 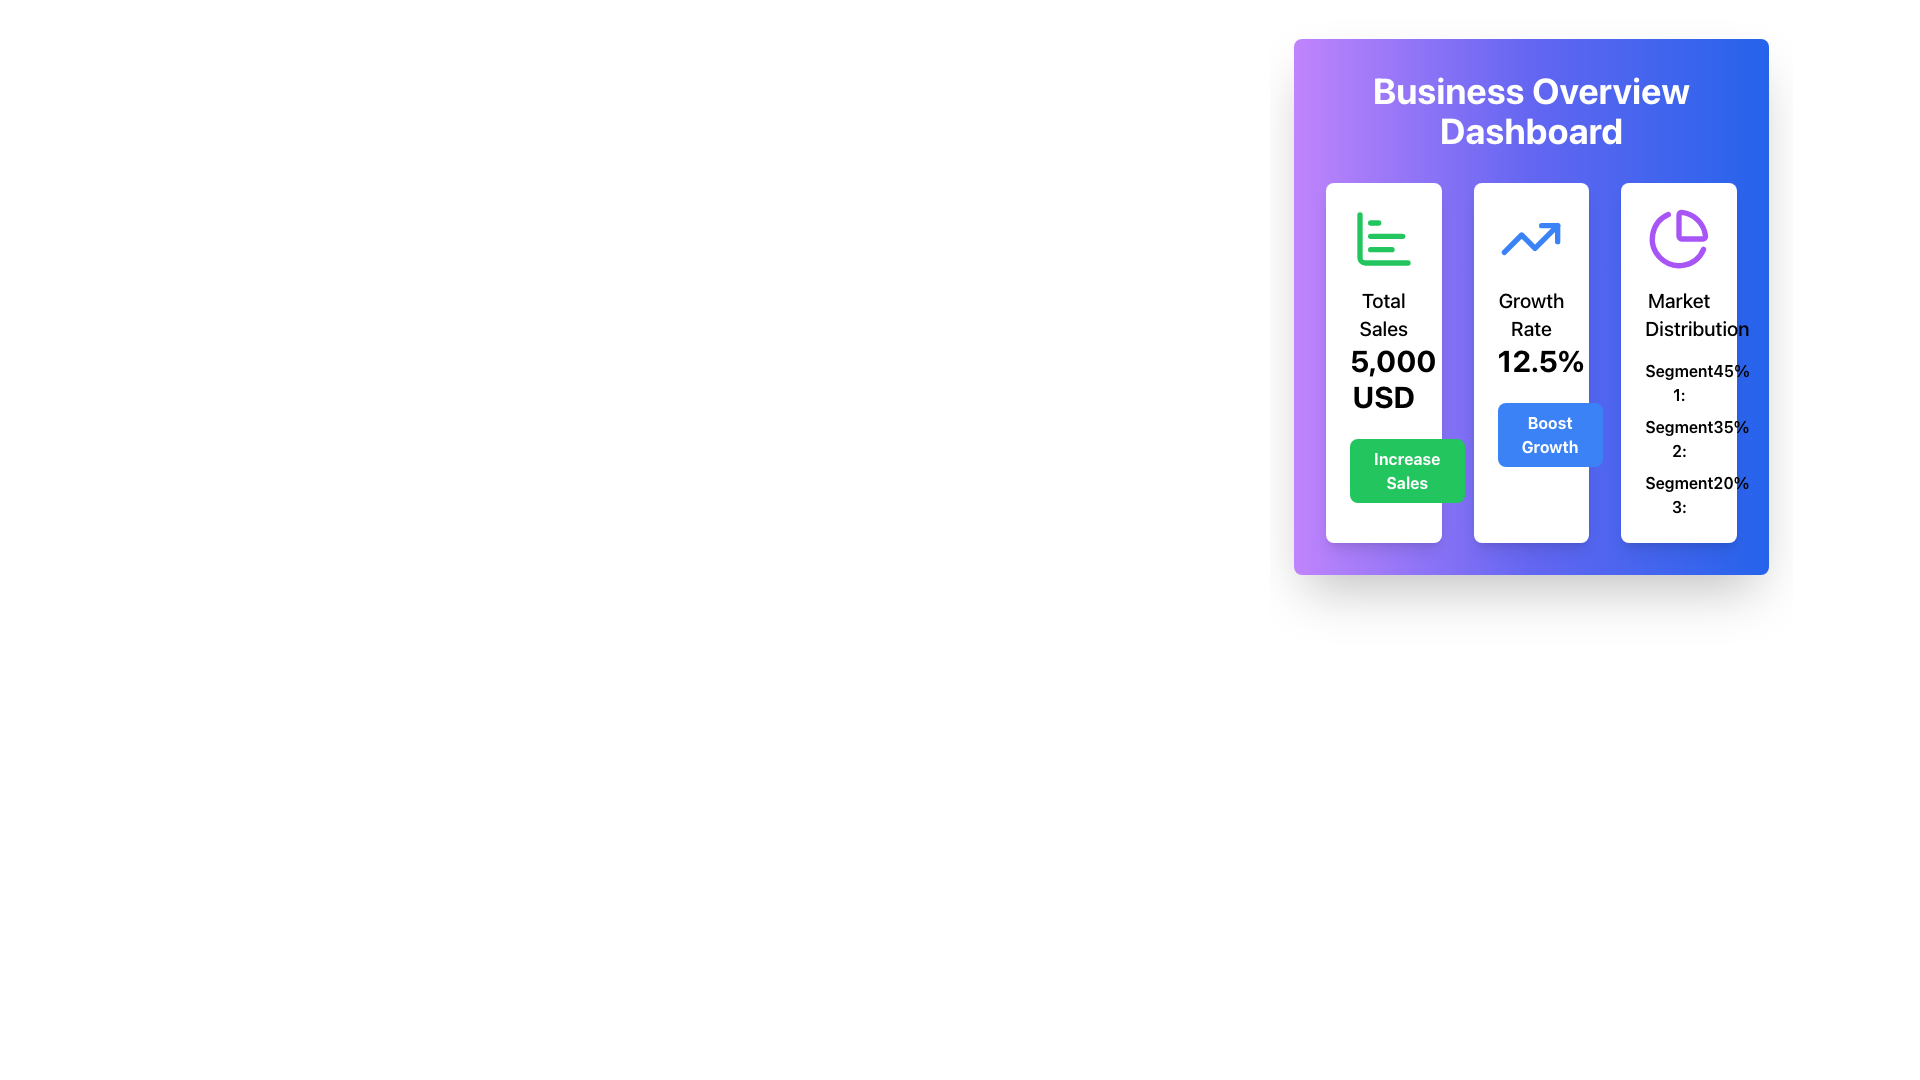 What do you see at coordinates (1382, 238) in the screenshot?
I see `the decorative icon representing total sales, located at the upper center of the 'Total Sales' card in the dashboard, above the text and green button` at bounding box center [1382, 238].